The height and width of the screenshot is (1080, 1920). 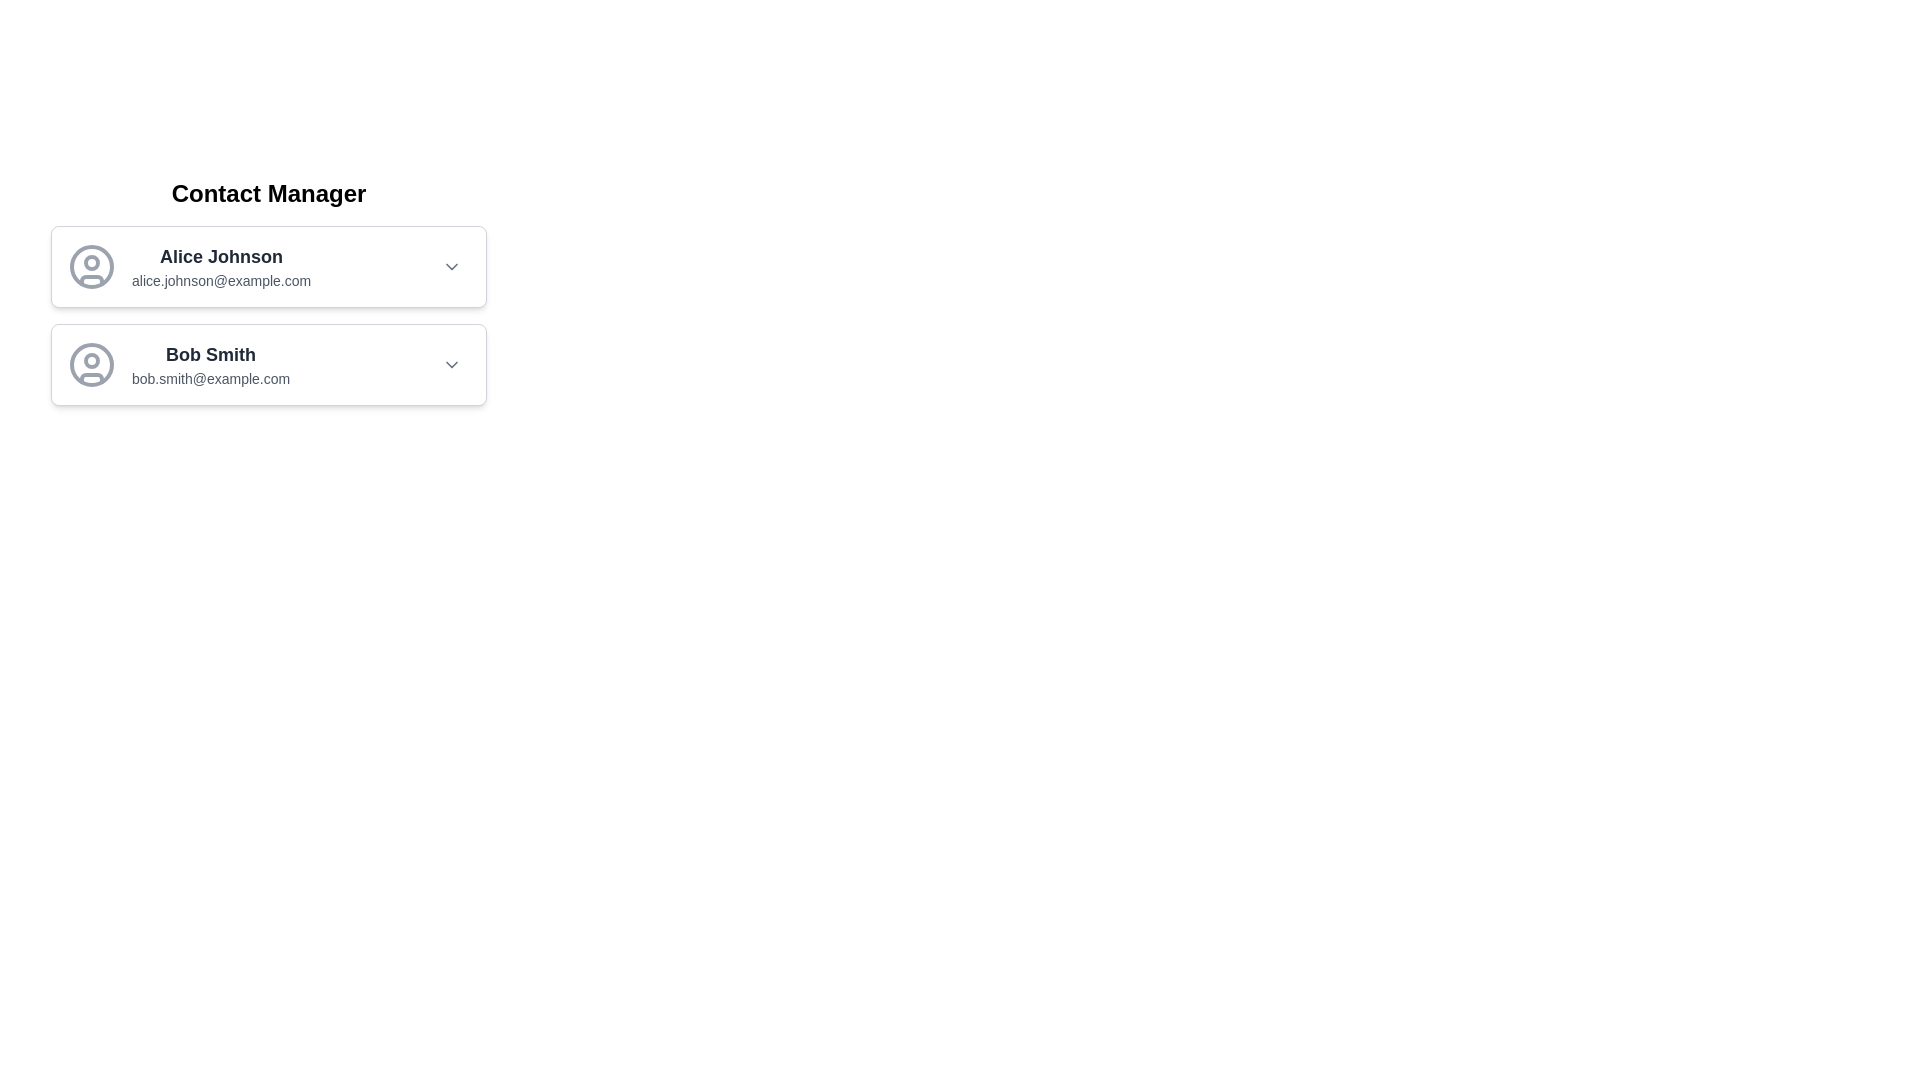 What do you see at coordinates (221, 281) in the screenshot?
I see `the text label displaying an email address below 'Alice Johnson' in the contact information card` at bounding box center [221, 281].